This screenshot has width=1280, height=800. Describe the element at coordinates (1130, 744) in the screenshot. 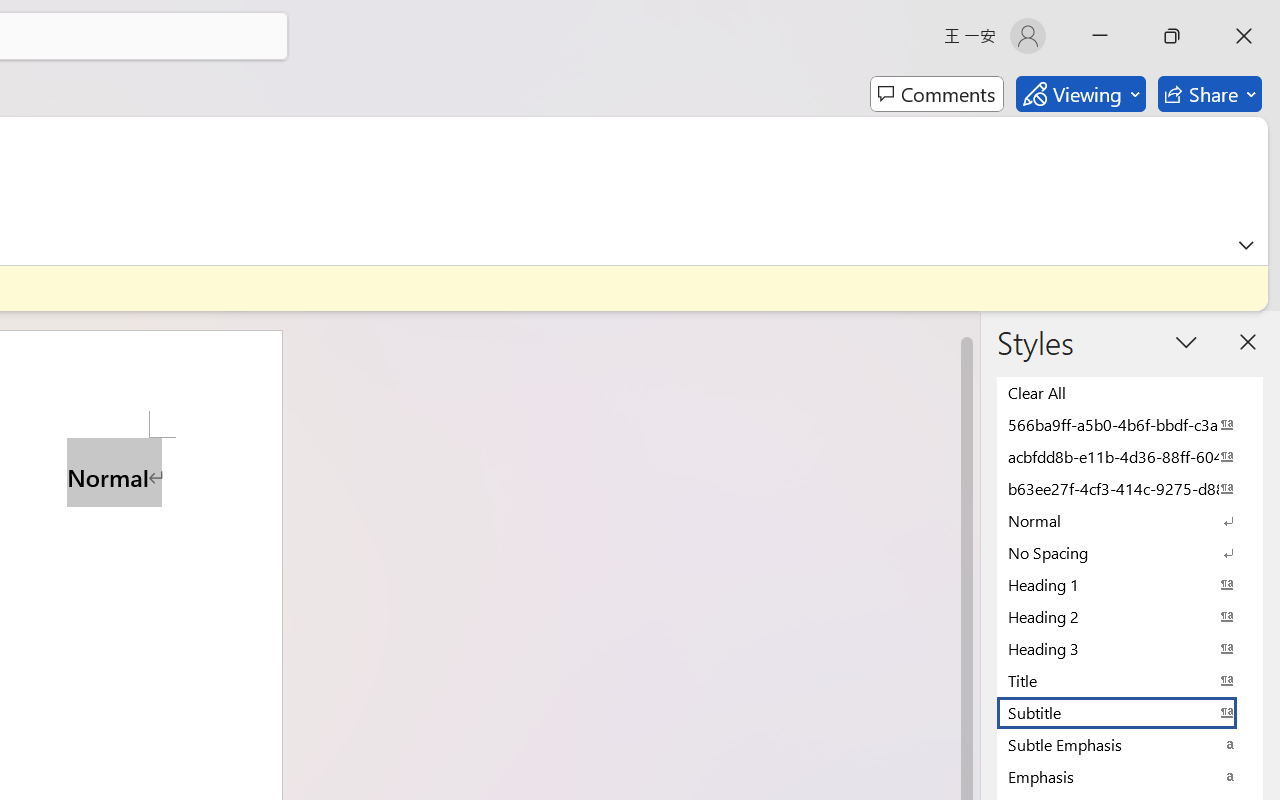

I see `'Subtle Emphasis'` at that location.